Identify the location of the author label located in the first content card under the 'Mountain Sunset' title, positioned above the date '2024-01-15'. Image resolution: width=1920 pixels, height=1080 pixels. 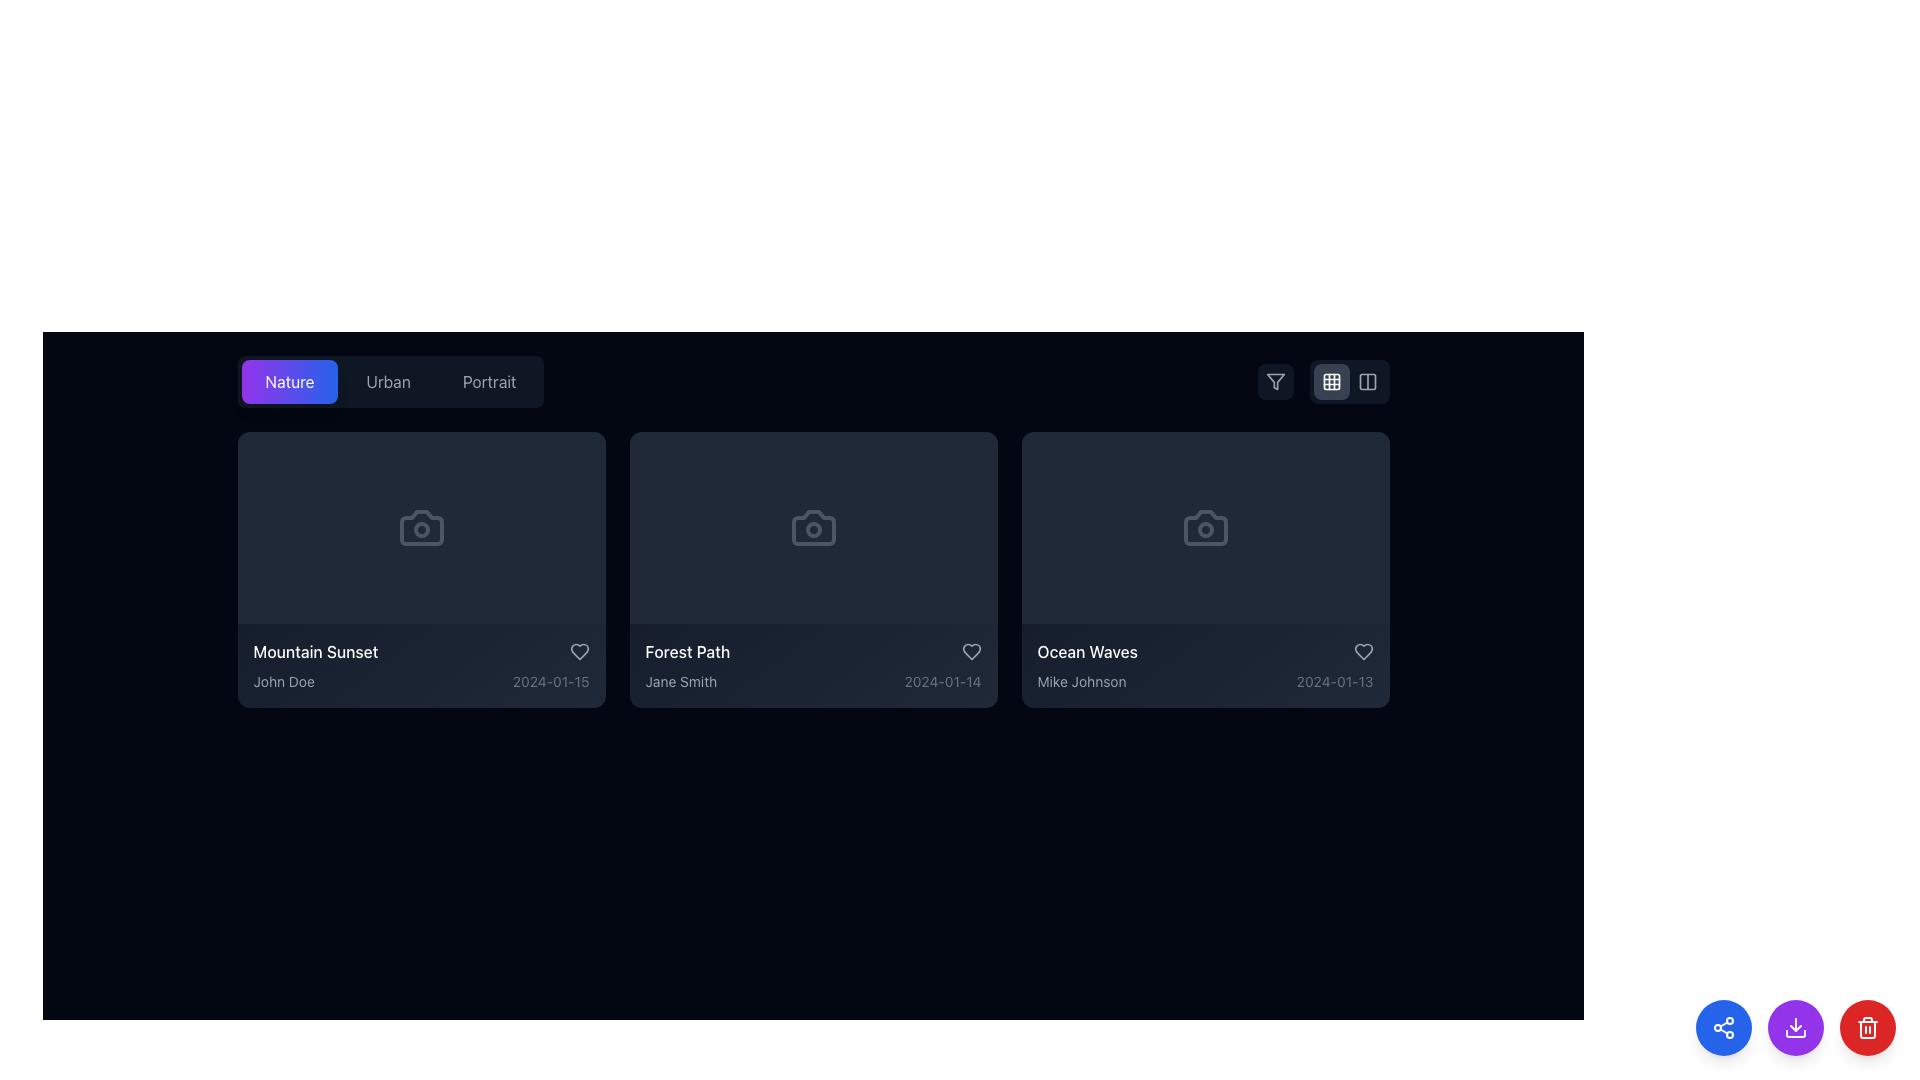
(283, 681).